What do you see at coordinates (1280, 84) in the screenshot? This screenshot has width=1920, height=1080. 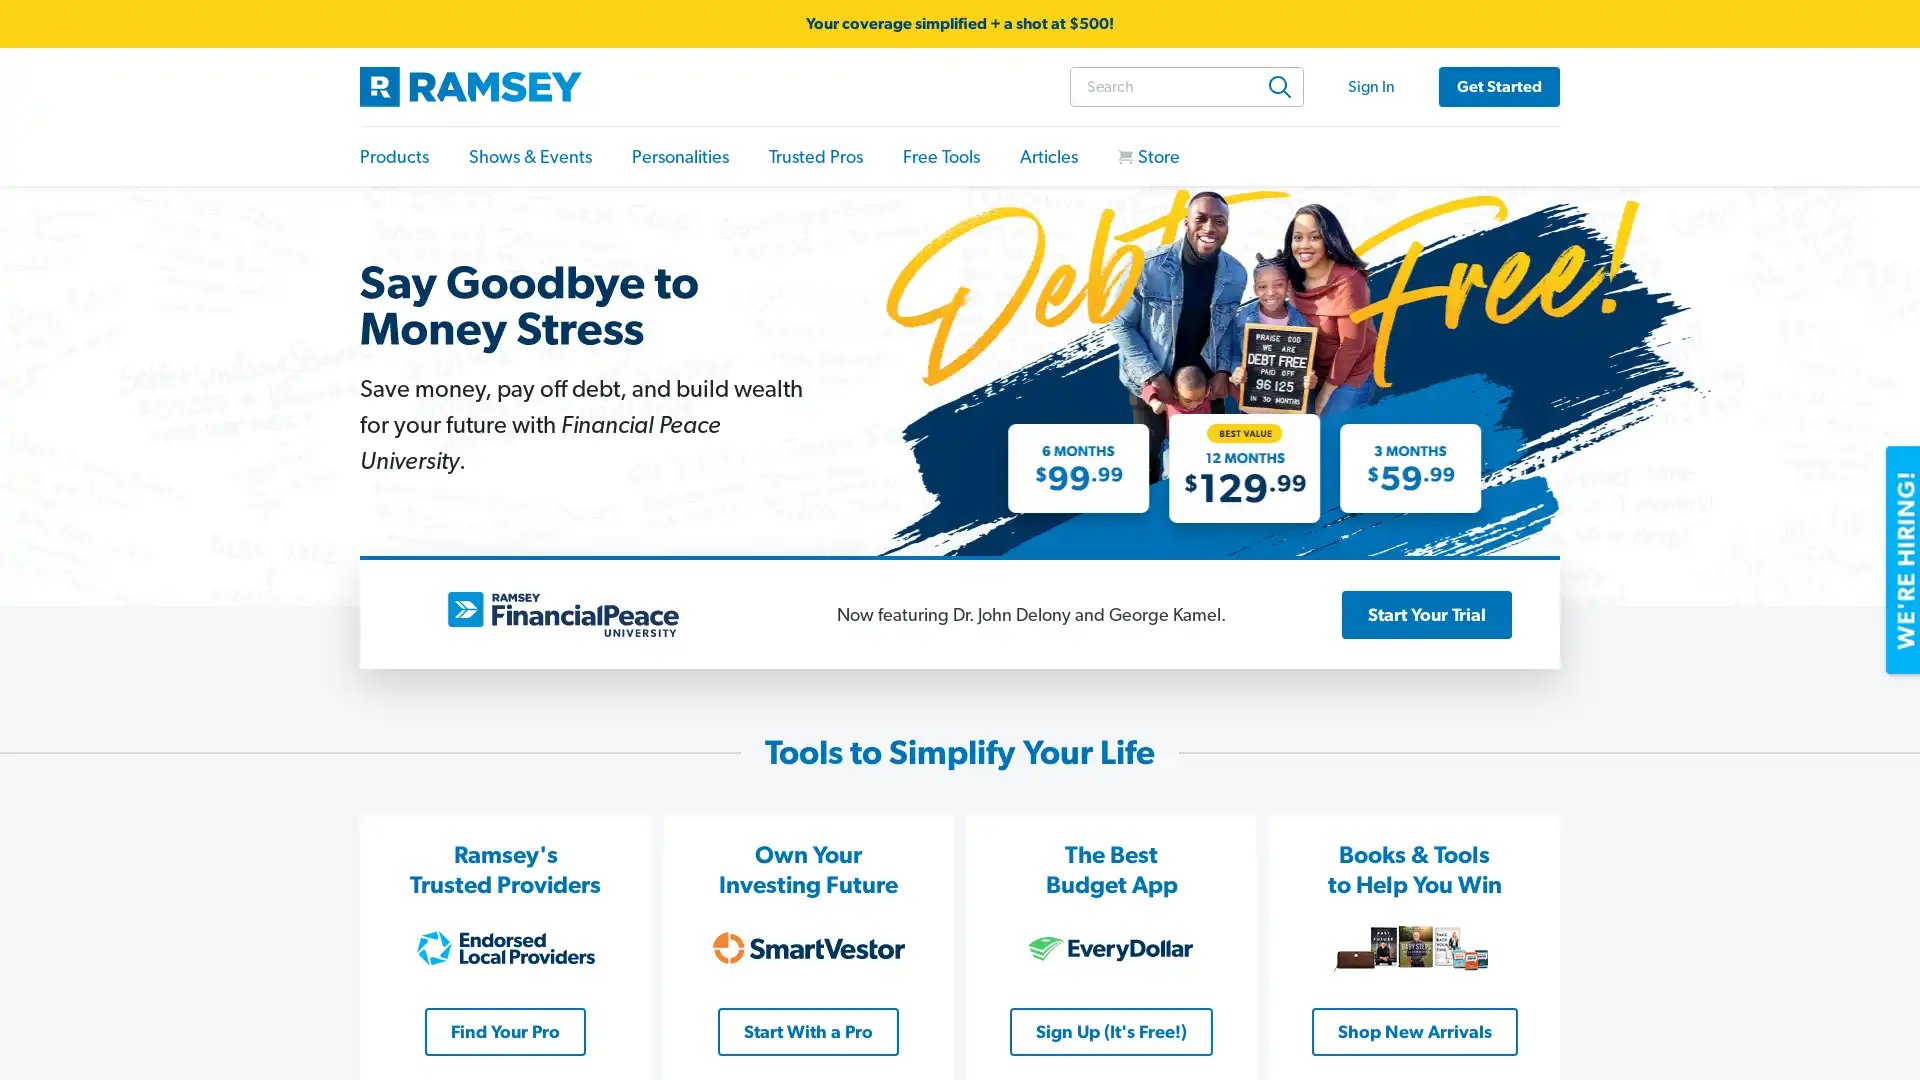 I see `Search` at bounding box center [1280, 84].